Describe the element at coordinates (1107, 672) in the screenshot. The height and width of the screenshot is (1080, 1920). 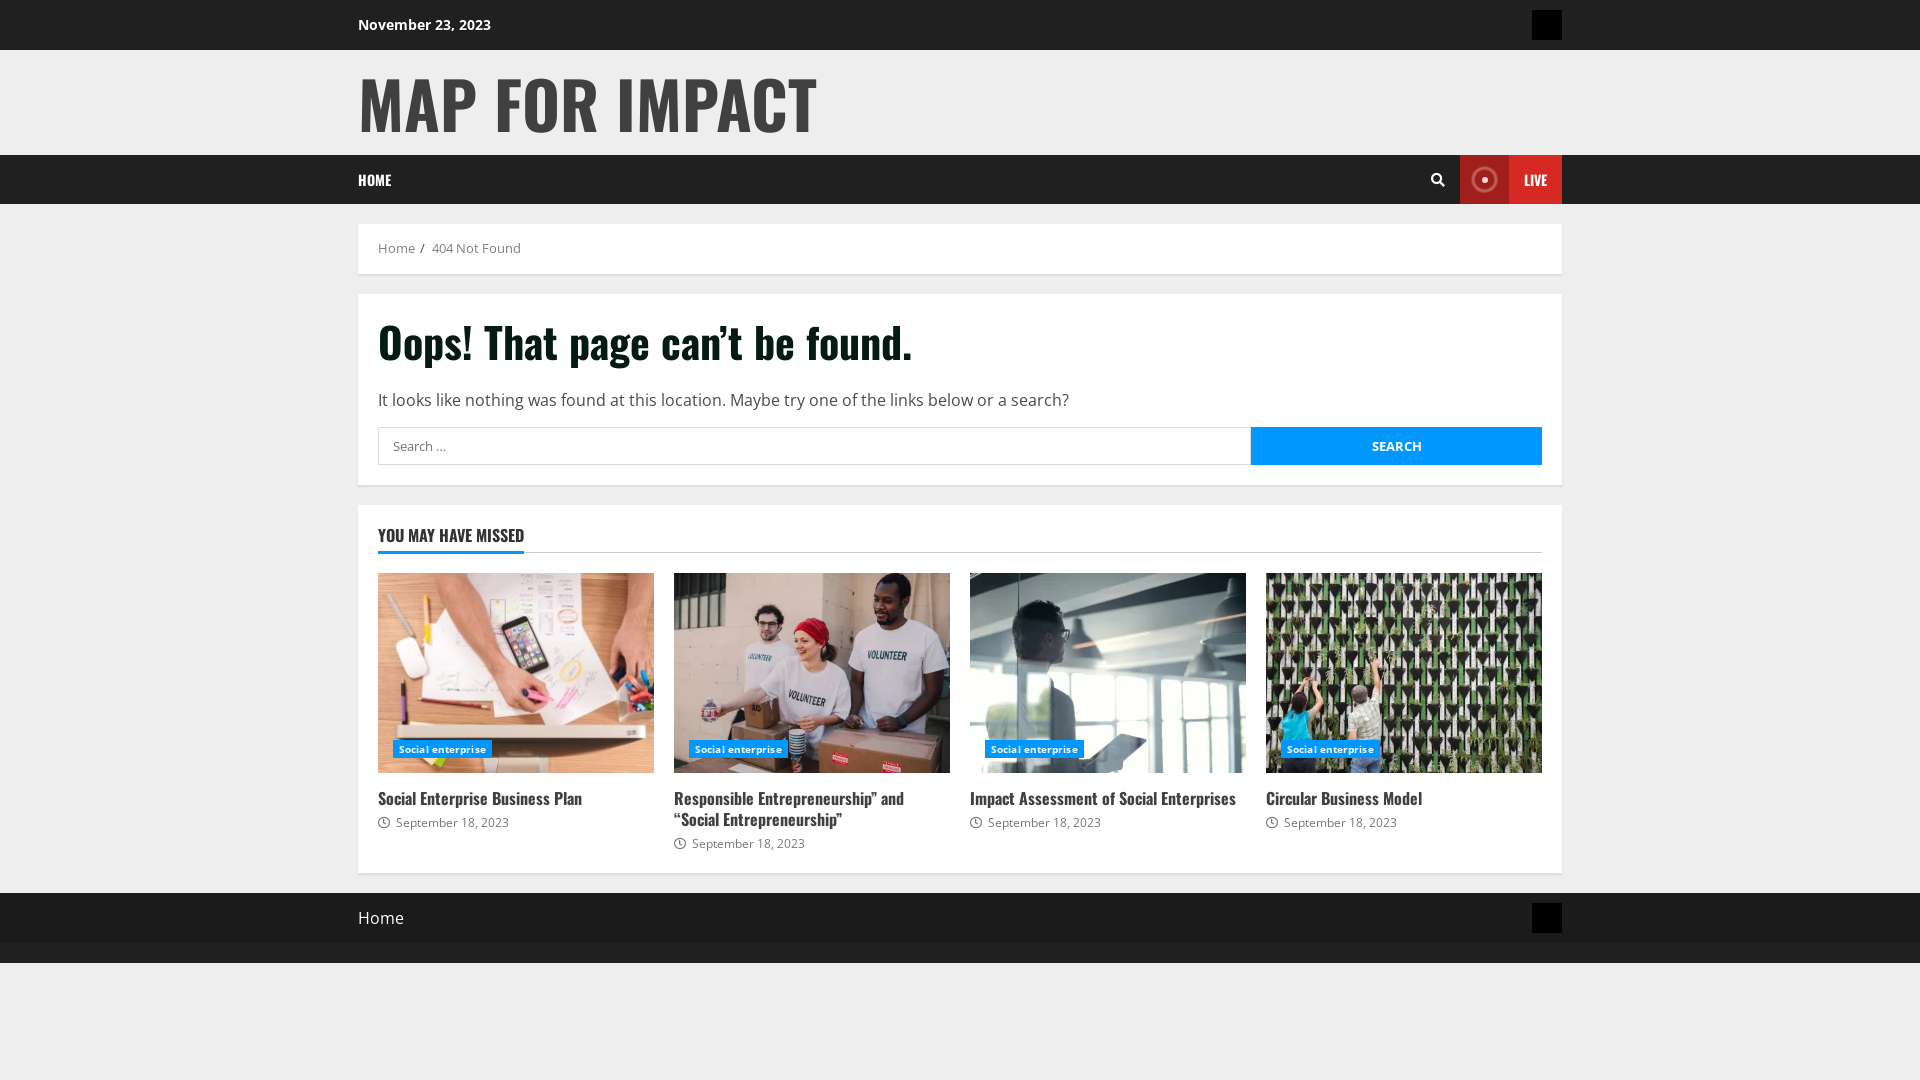
I see `'Impact Assessment of Social Enterprises'` at that location.